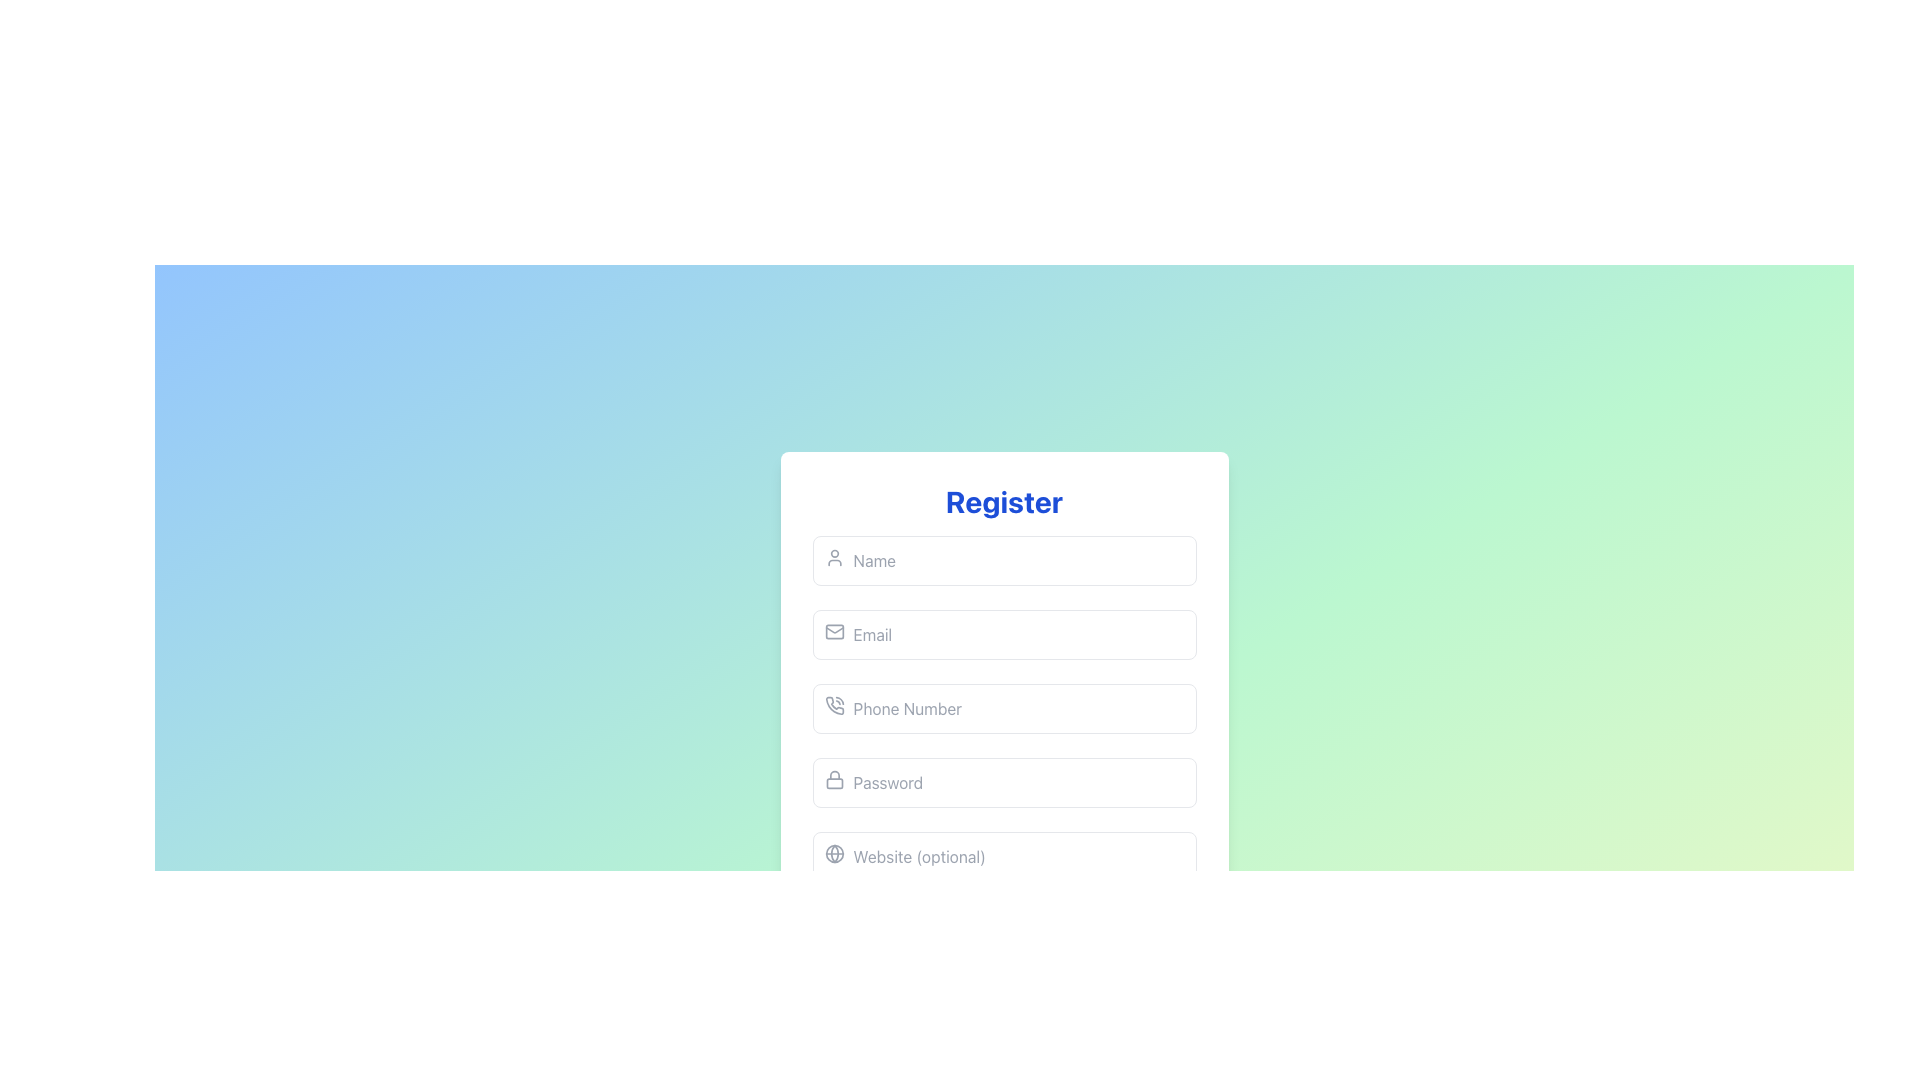  What do you see at coordinates (834, 782) in the screenshot?
I see `the larger rectangle forming the lower part of the lock icon situated to the left of the password input field, which conveys security-related context` at bounding box center [834, 782].